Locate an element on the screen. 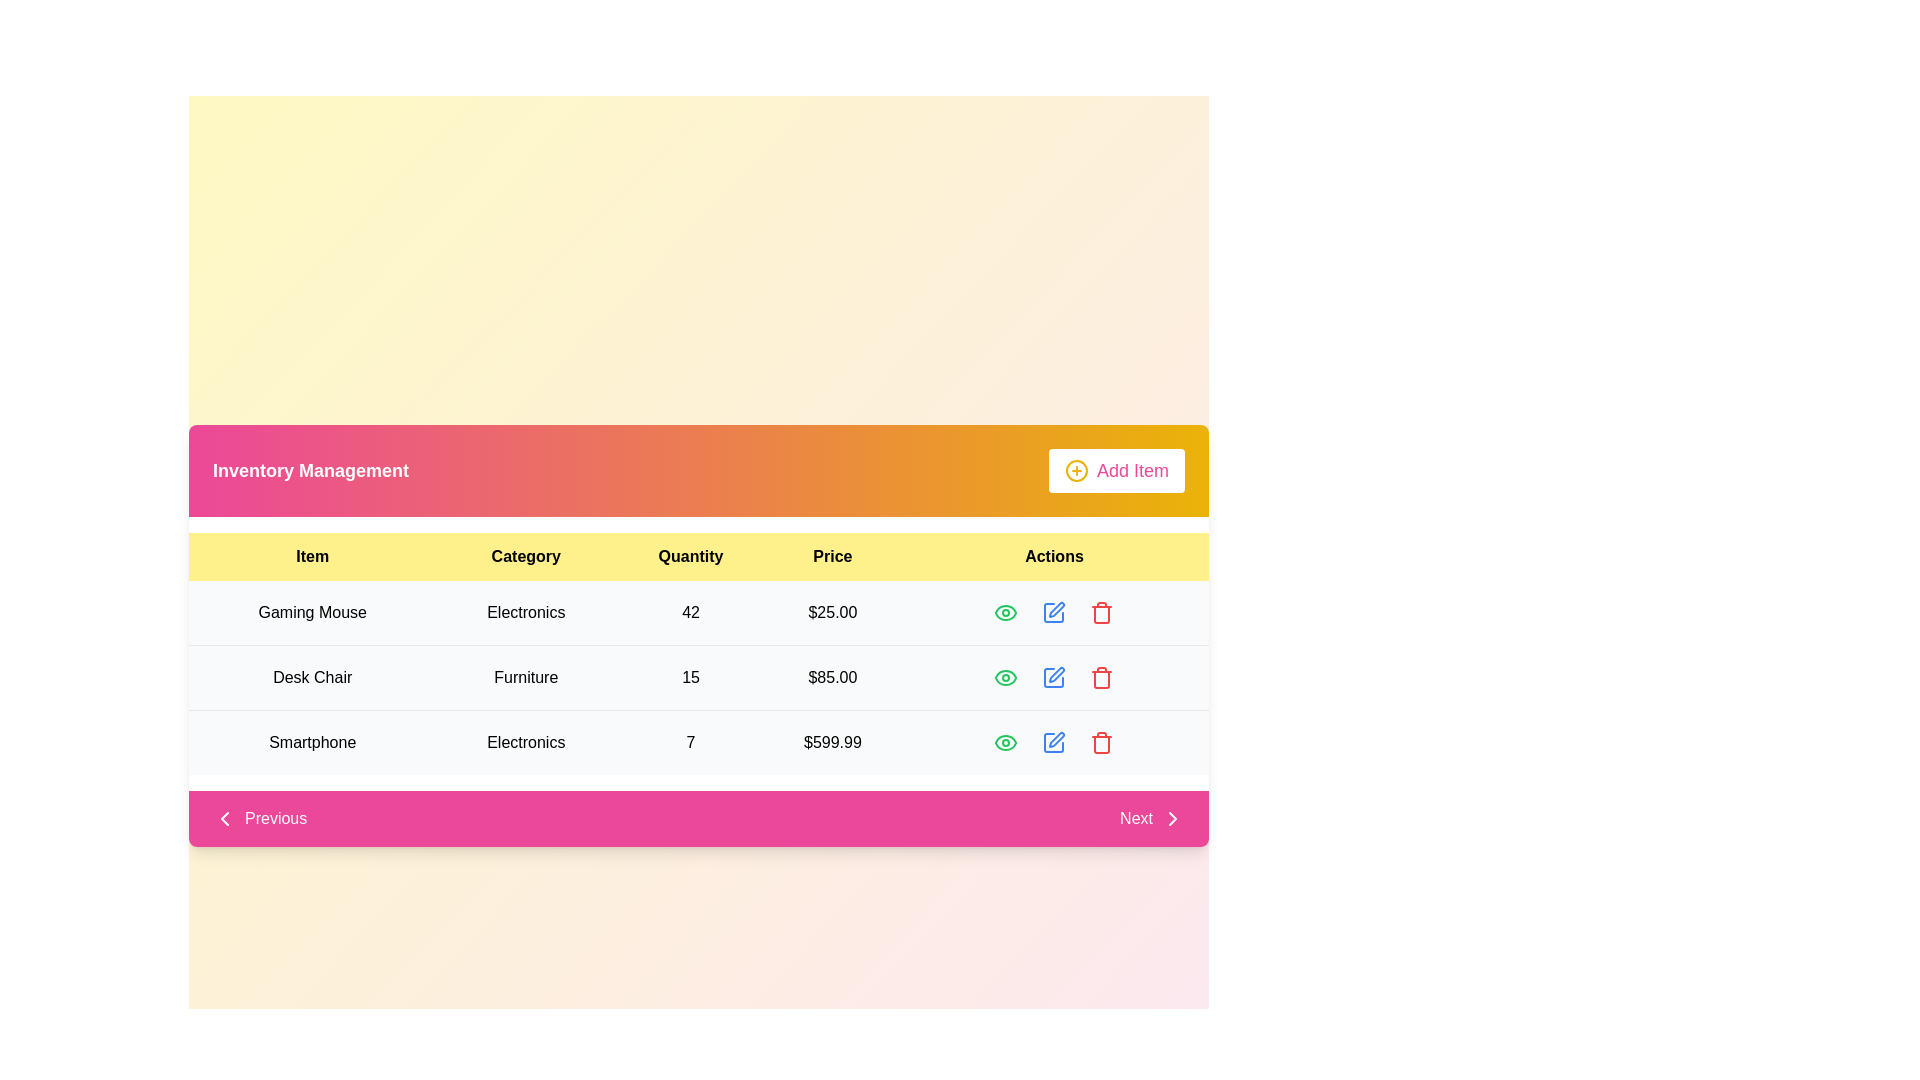  the static text label displaying 'Price' in bold black text on a yellow background, which is part of the header row in a tabular layout is located at coordinates (832, 556).